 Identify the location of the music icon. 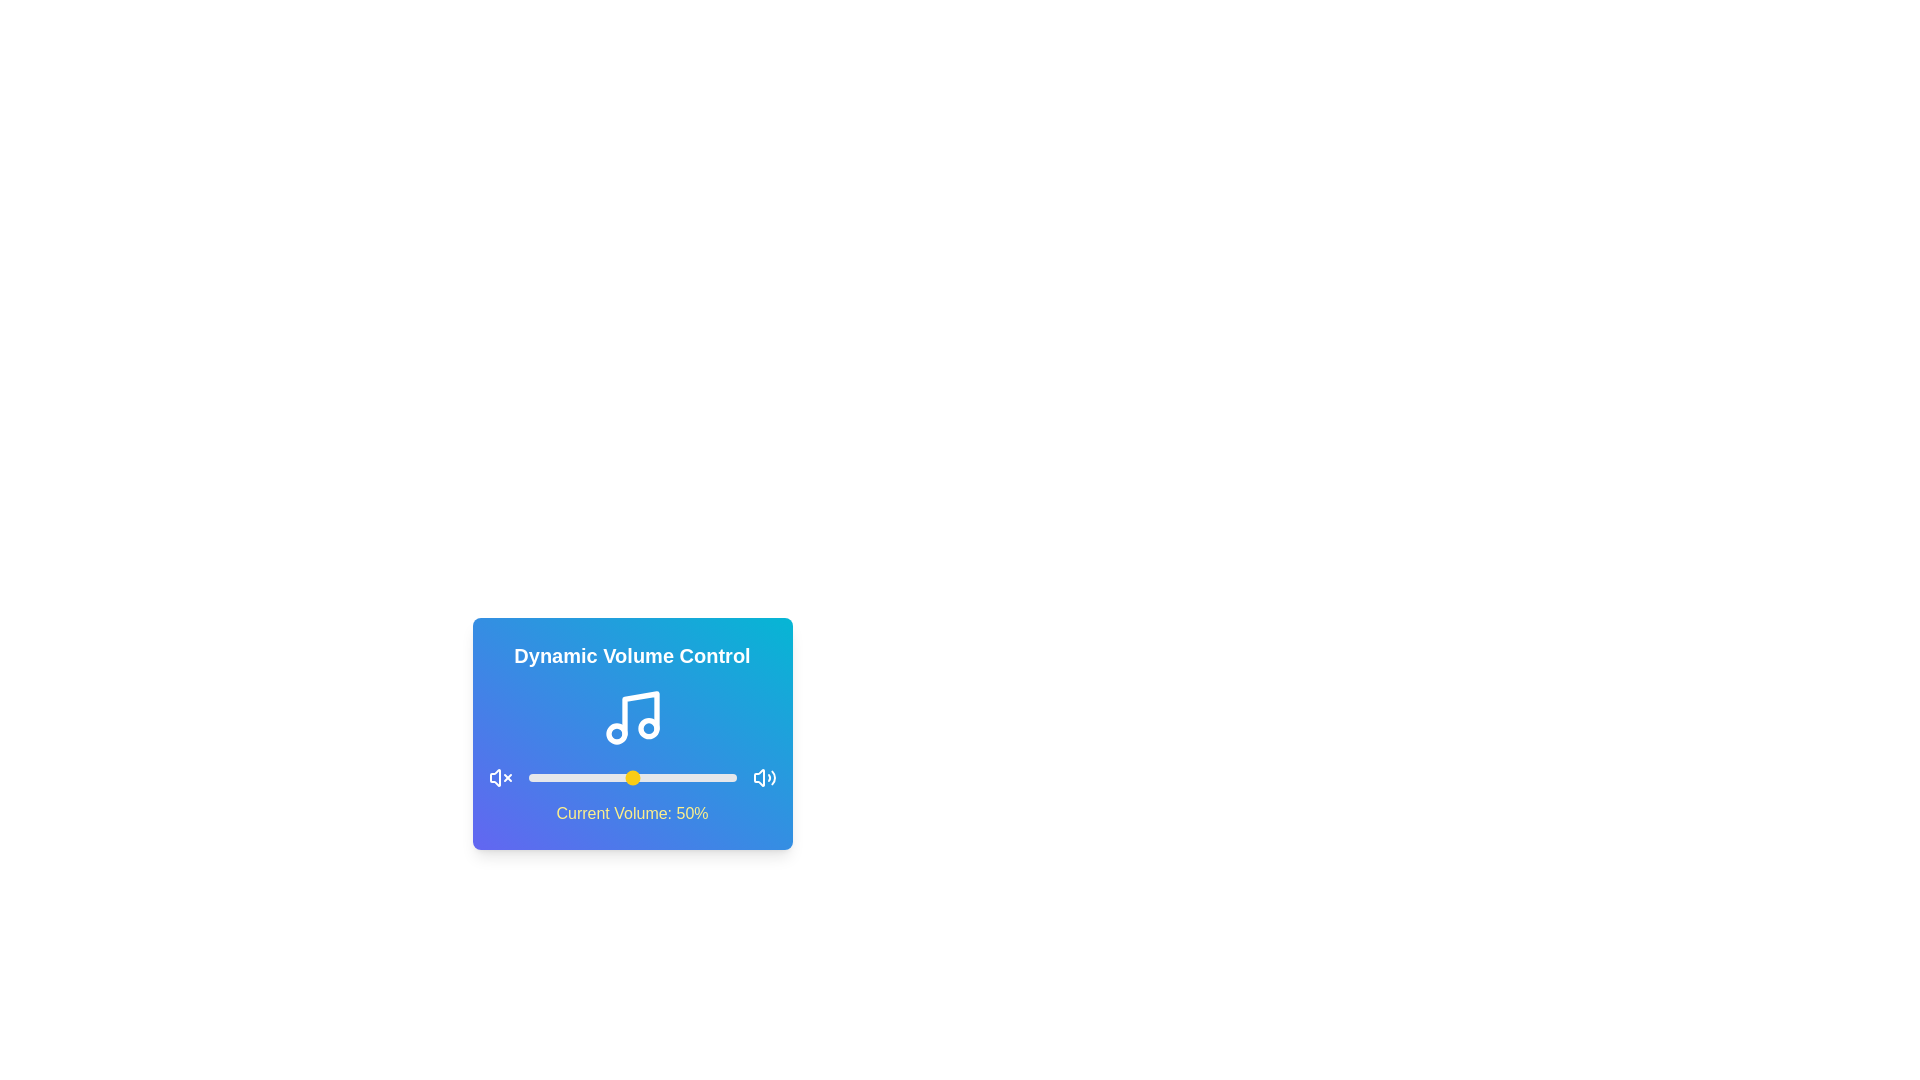
(631, 716).